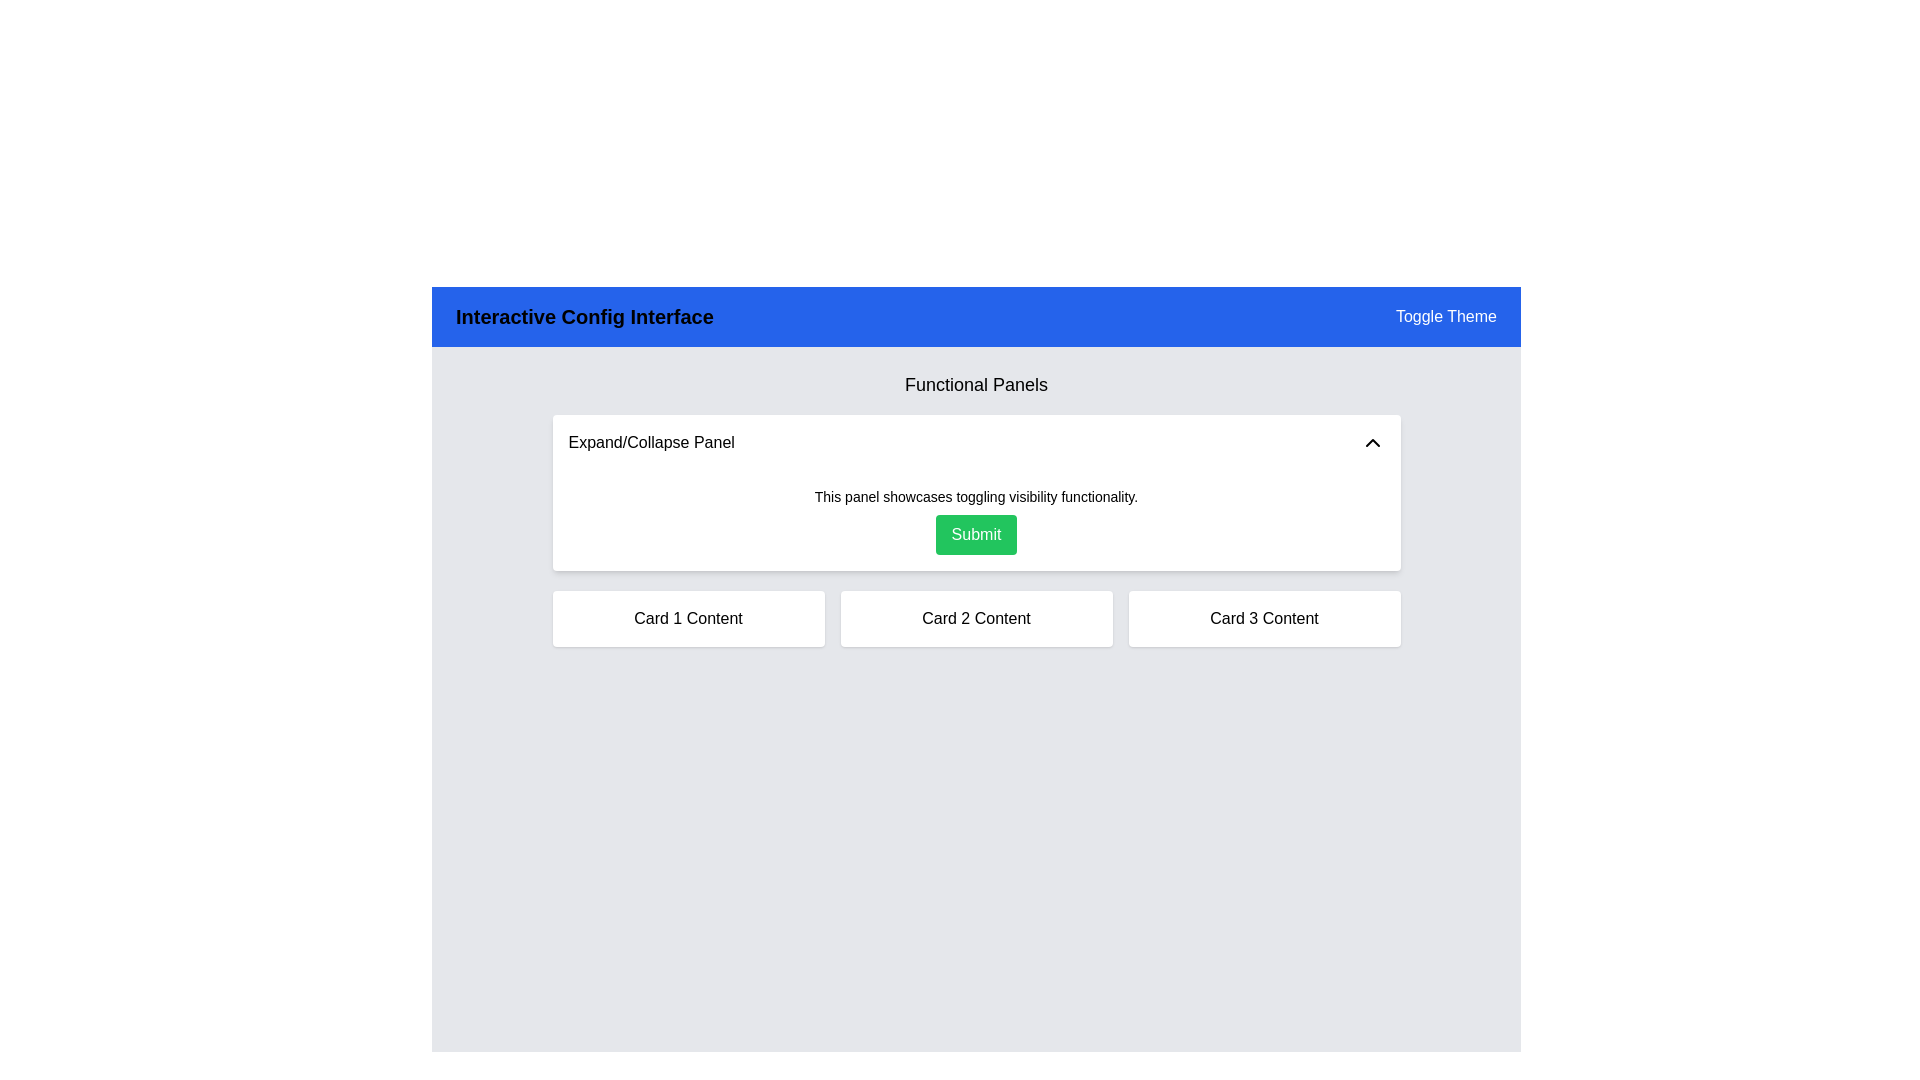  Describe the element at coordinates (1371, 442) in the screenshot. I see `the expand/collapse icon positioned on the far-right side of the row labeled 'Expand/Collapse Panel'` at that location.